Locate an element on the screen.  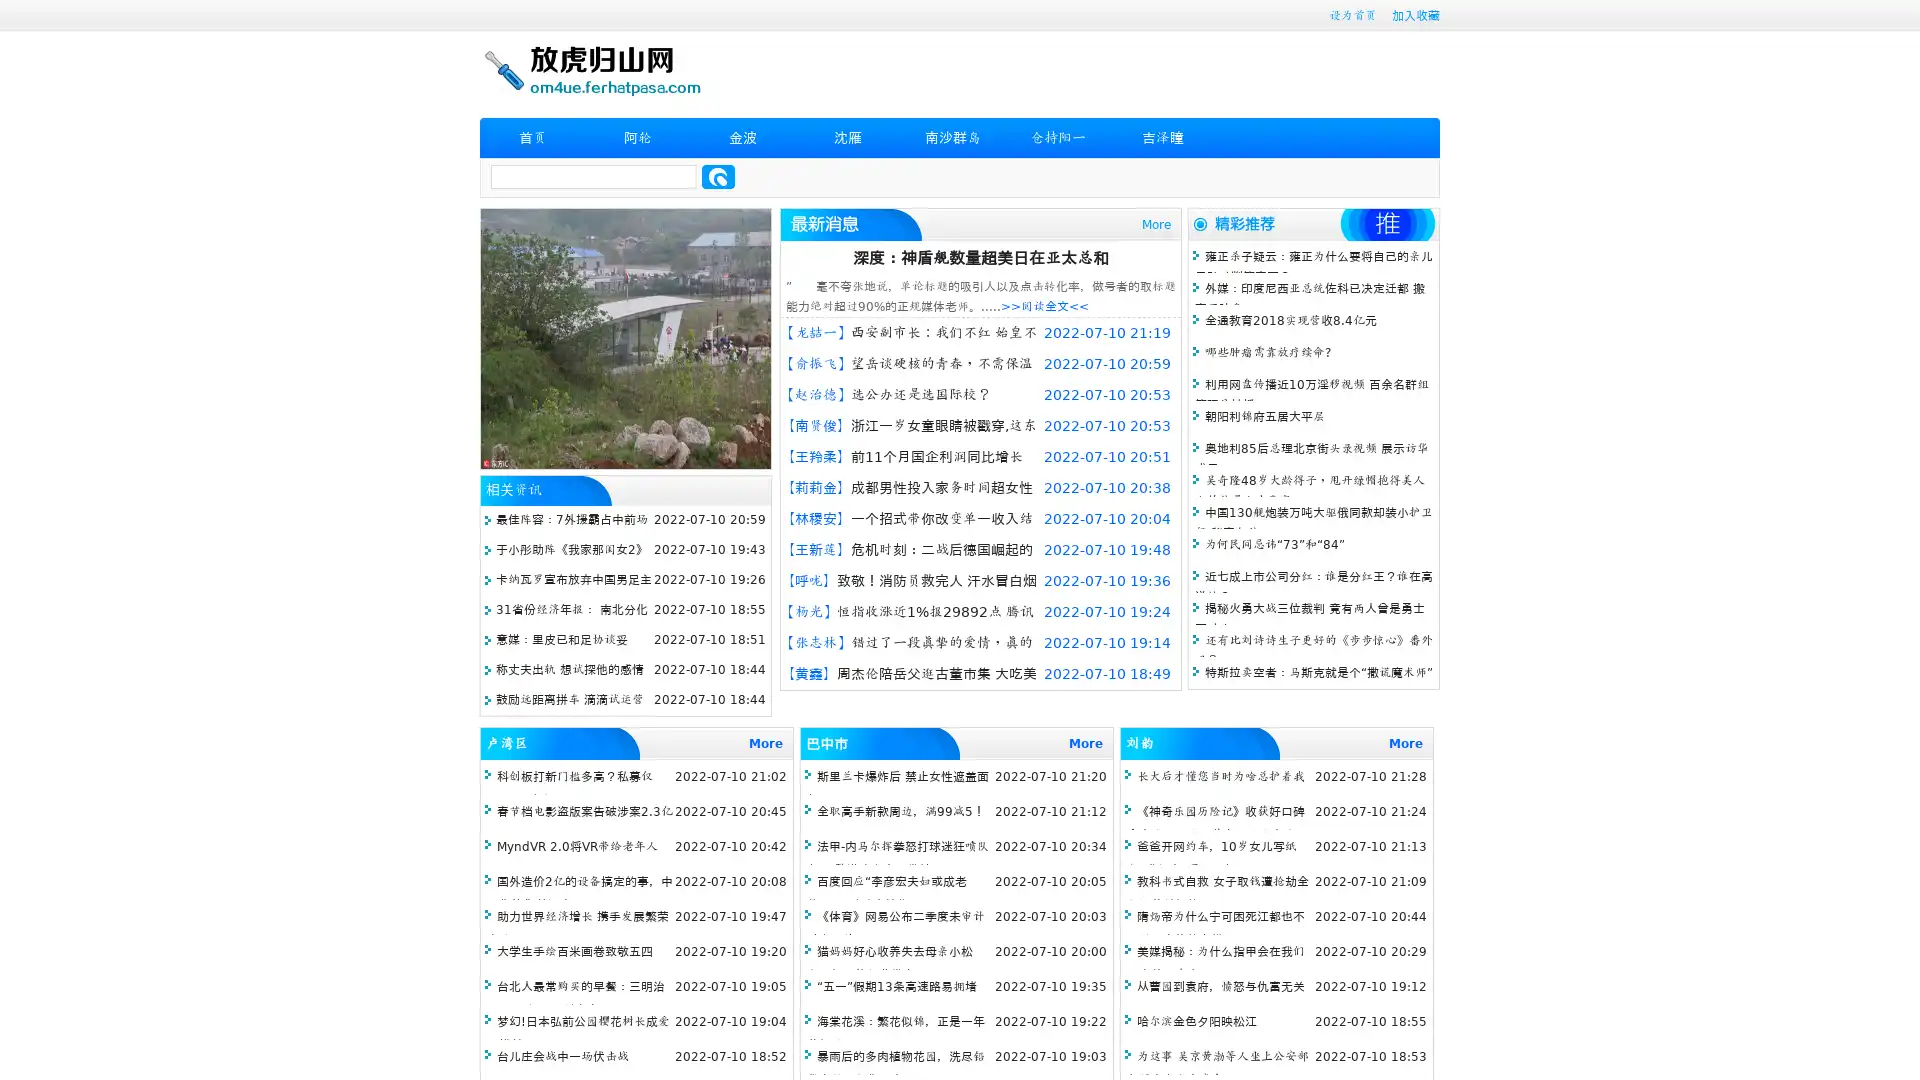
Search is located at coordinates (718, 176).